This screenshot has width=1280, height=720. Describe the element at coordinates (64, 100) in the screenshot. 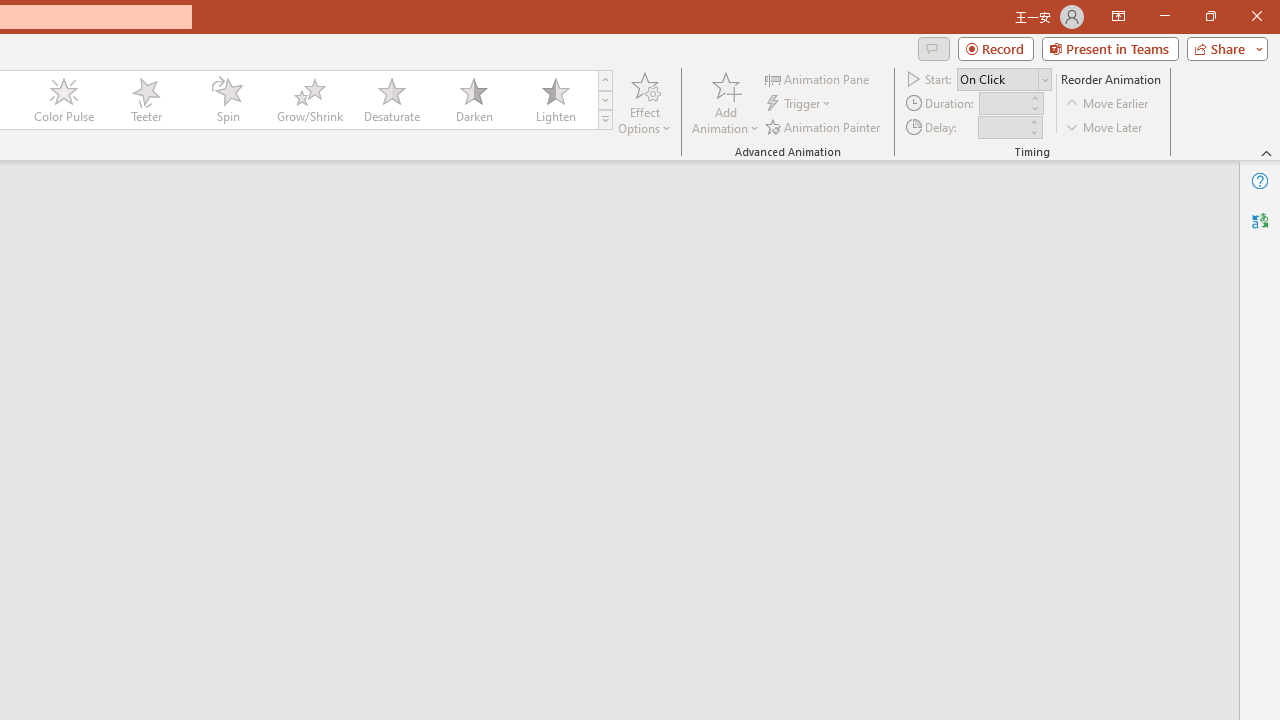

I see `'Color Pulse'` at that location.